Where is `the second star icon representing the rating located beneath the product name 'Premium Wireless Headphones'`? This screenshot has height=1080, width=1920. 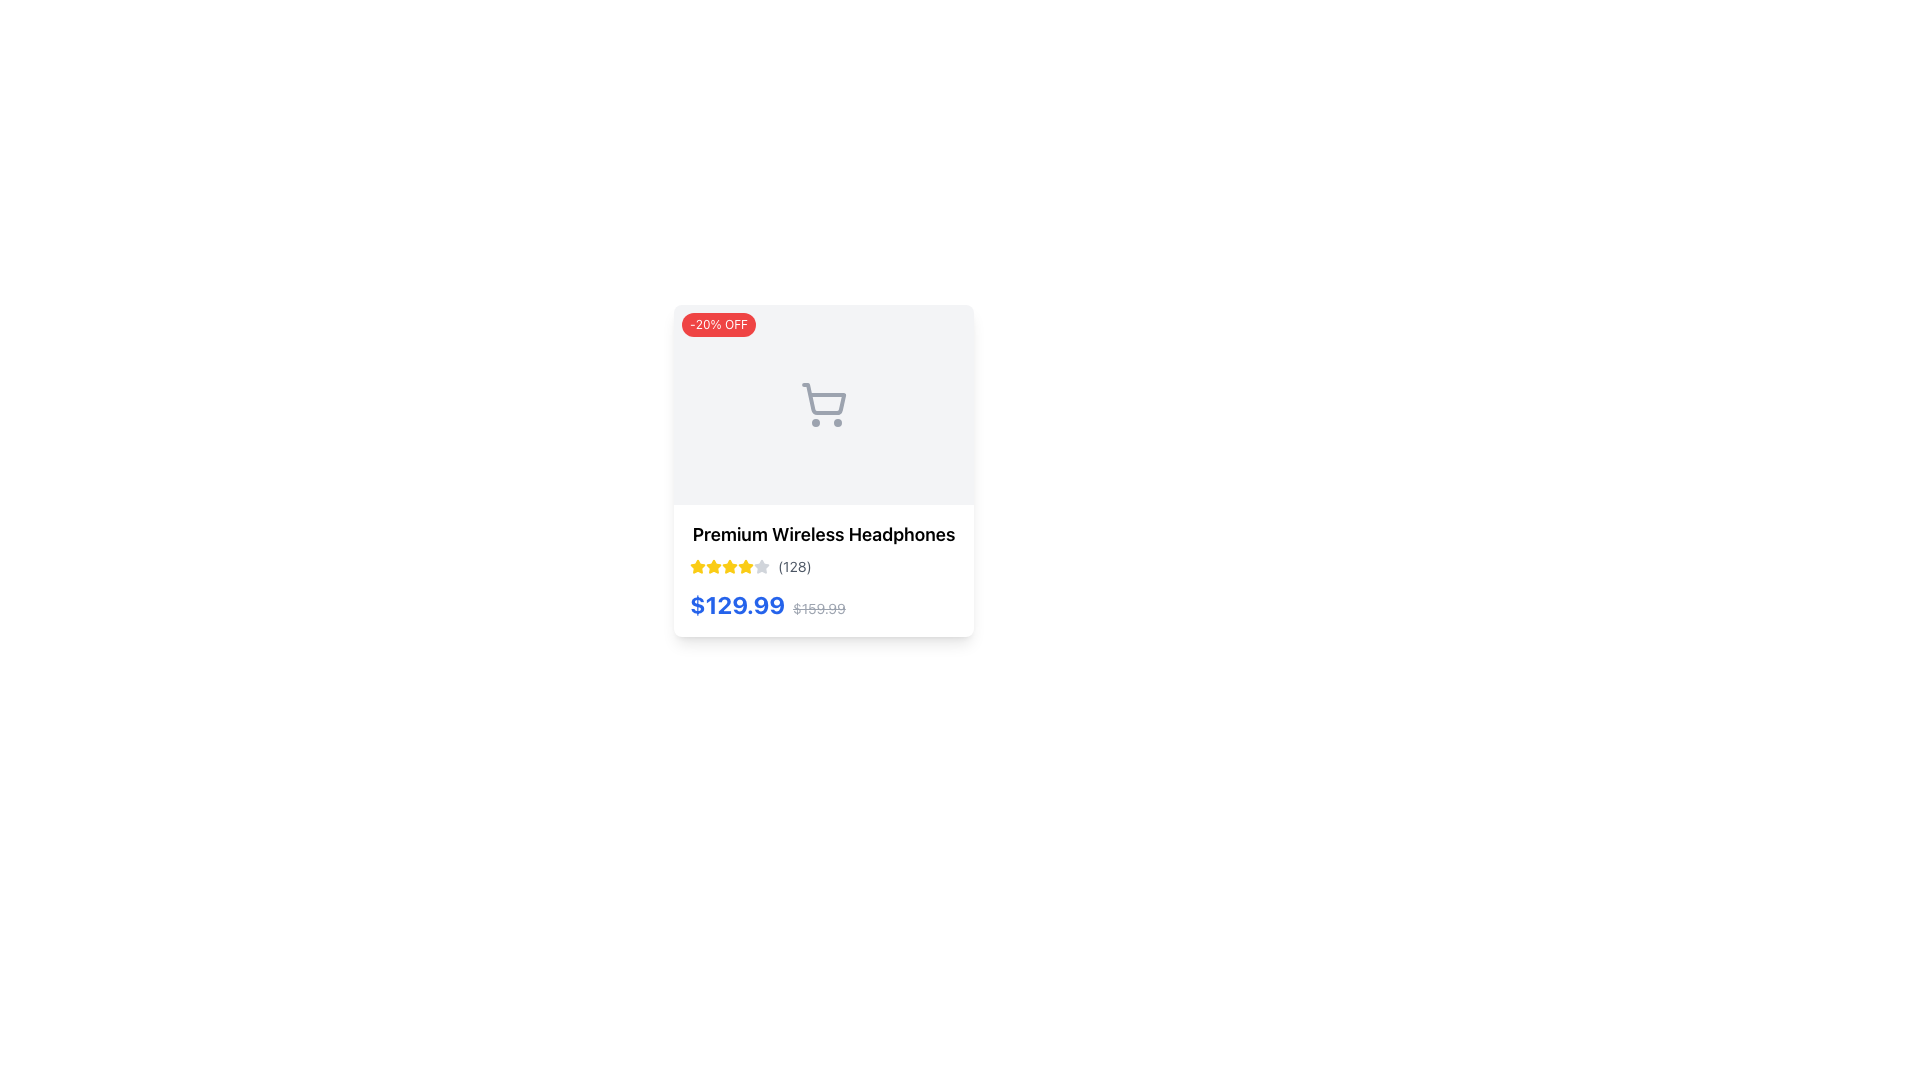 the second star icon representing the rating located beneath the product name 'Premium Wireless Headphones' is located at coordinates (714, 566).